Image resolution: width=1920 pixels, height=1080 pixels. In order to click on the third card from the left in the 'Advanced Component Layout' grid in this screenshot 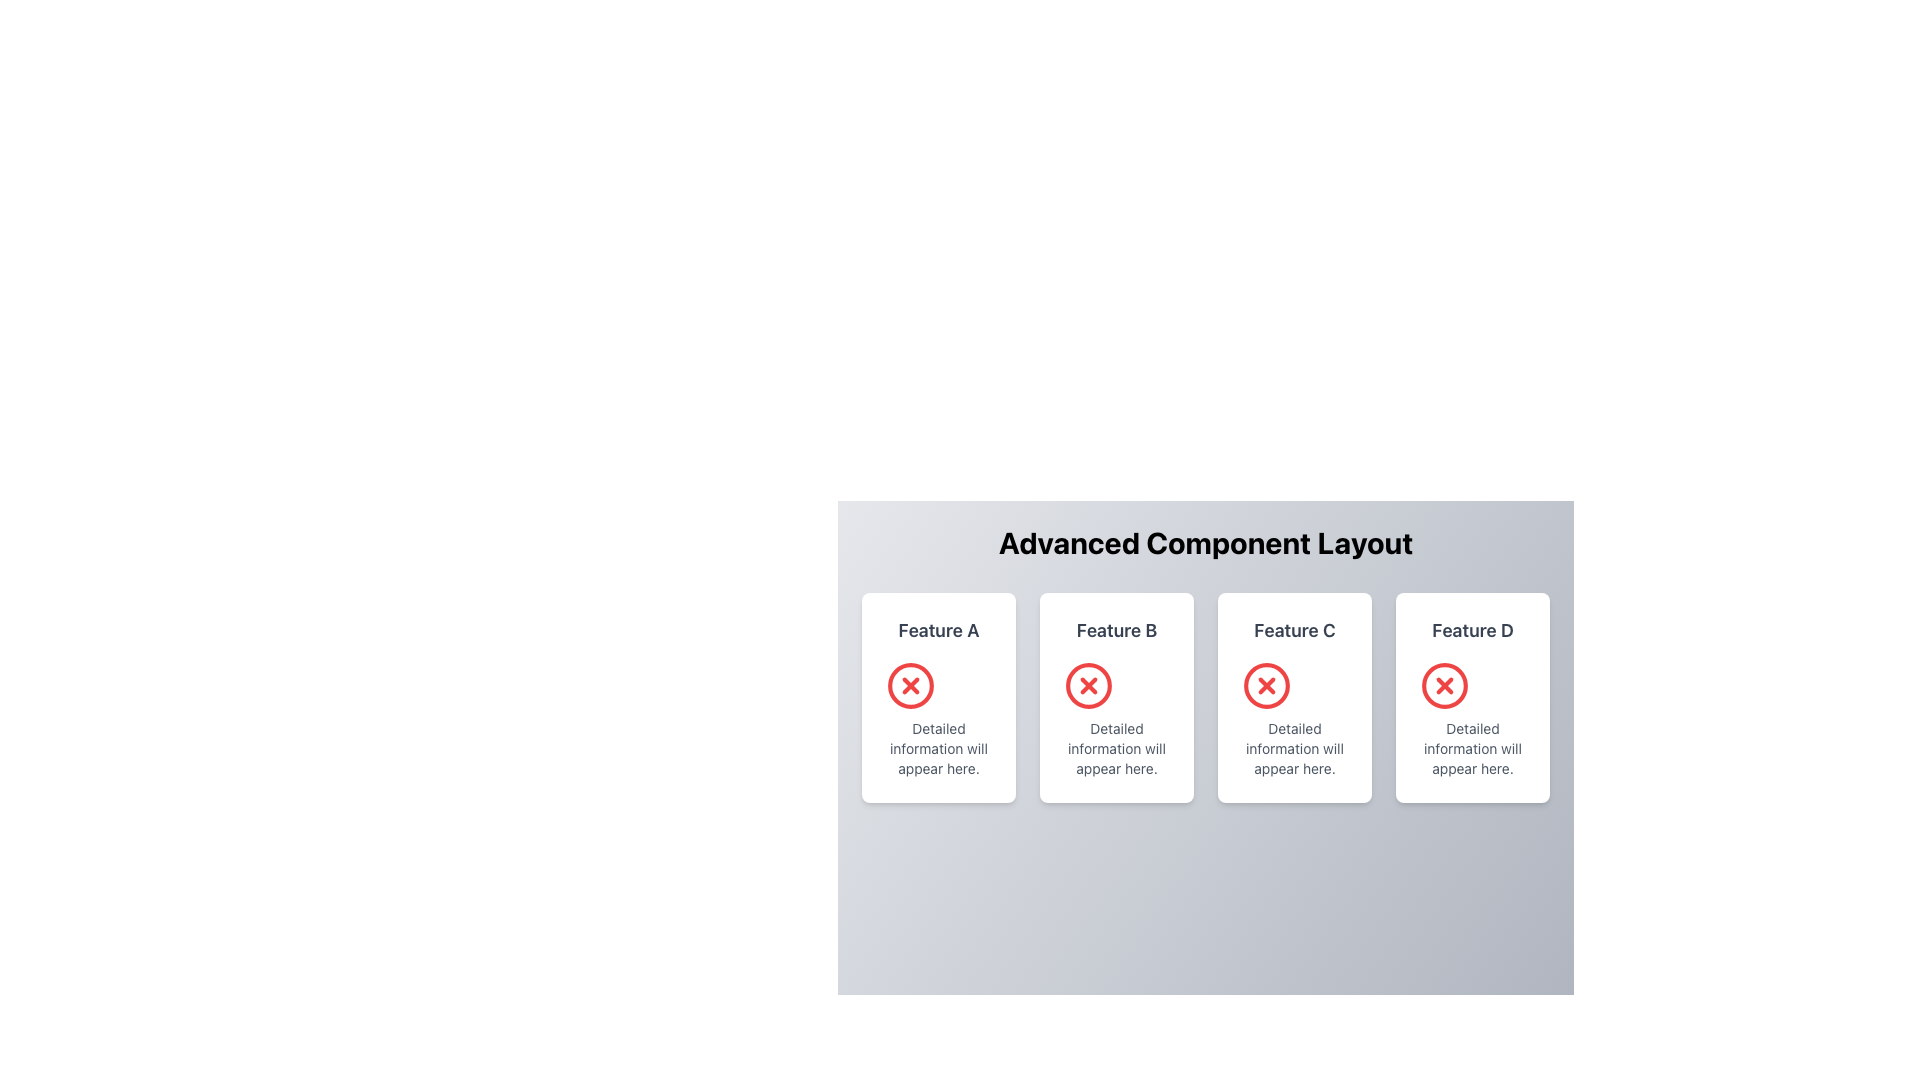, I will do `click(1295, 697)`.